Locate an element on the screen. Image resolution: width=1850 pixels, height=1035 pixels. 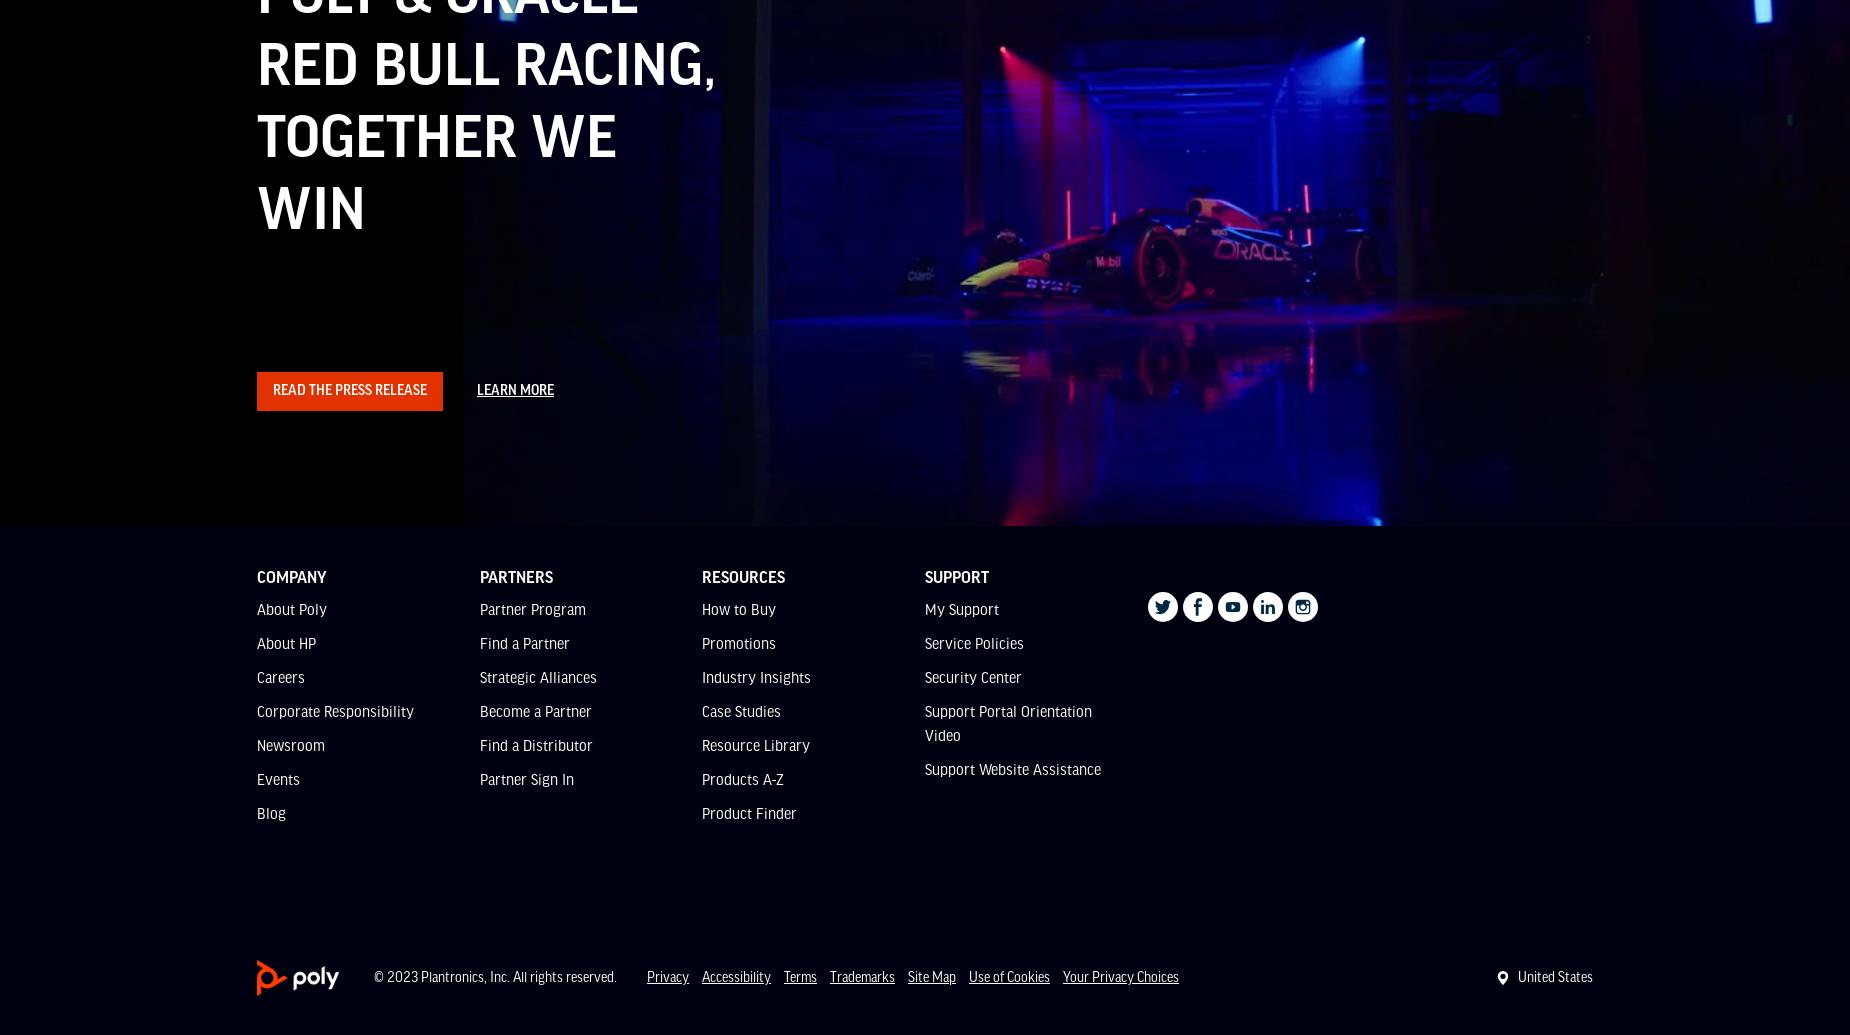
'Products A-Z' is located at coordinates (742, 778).